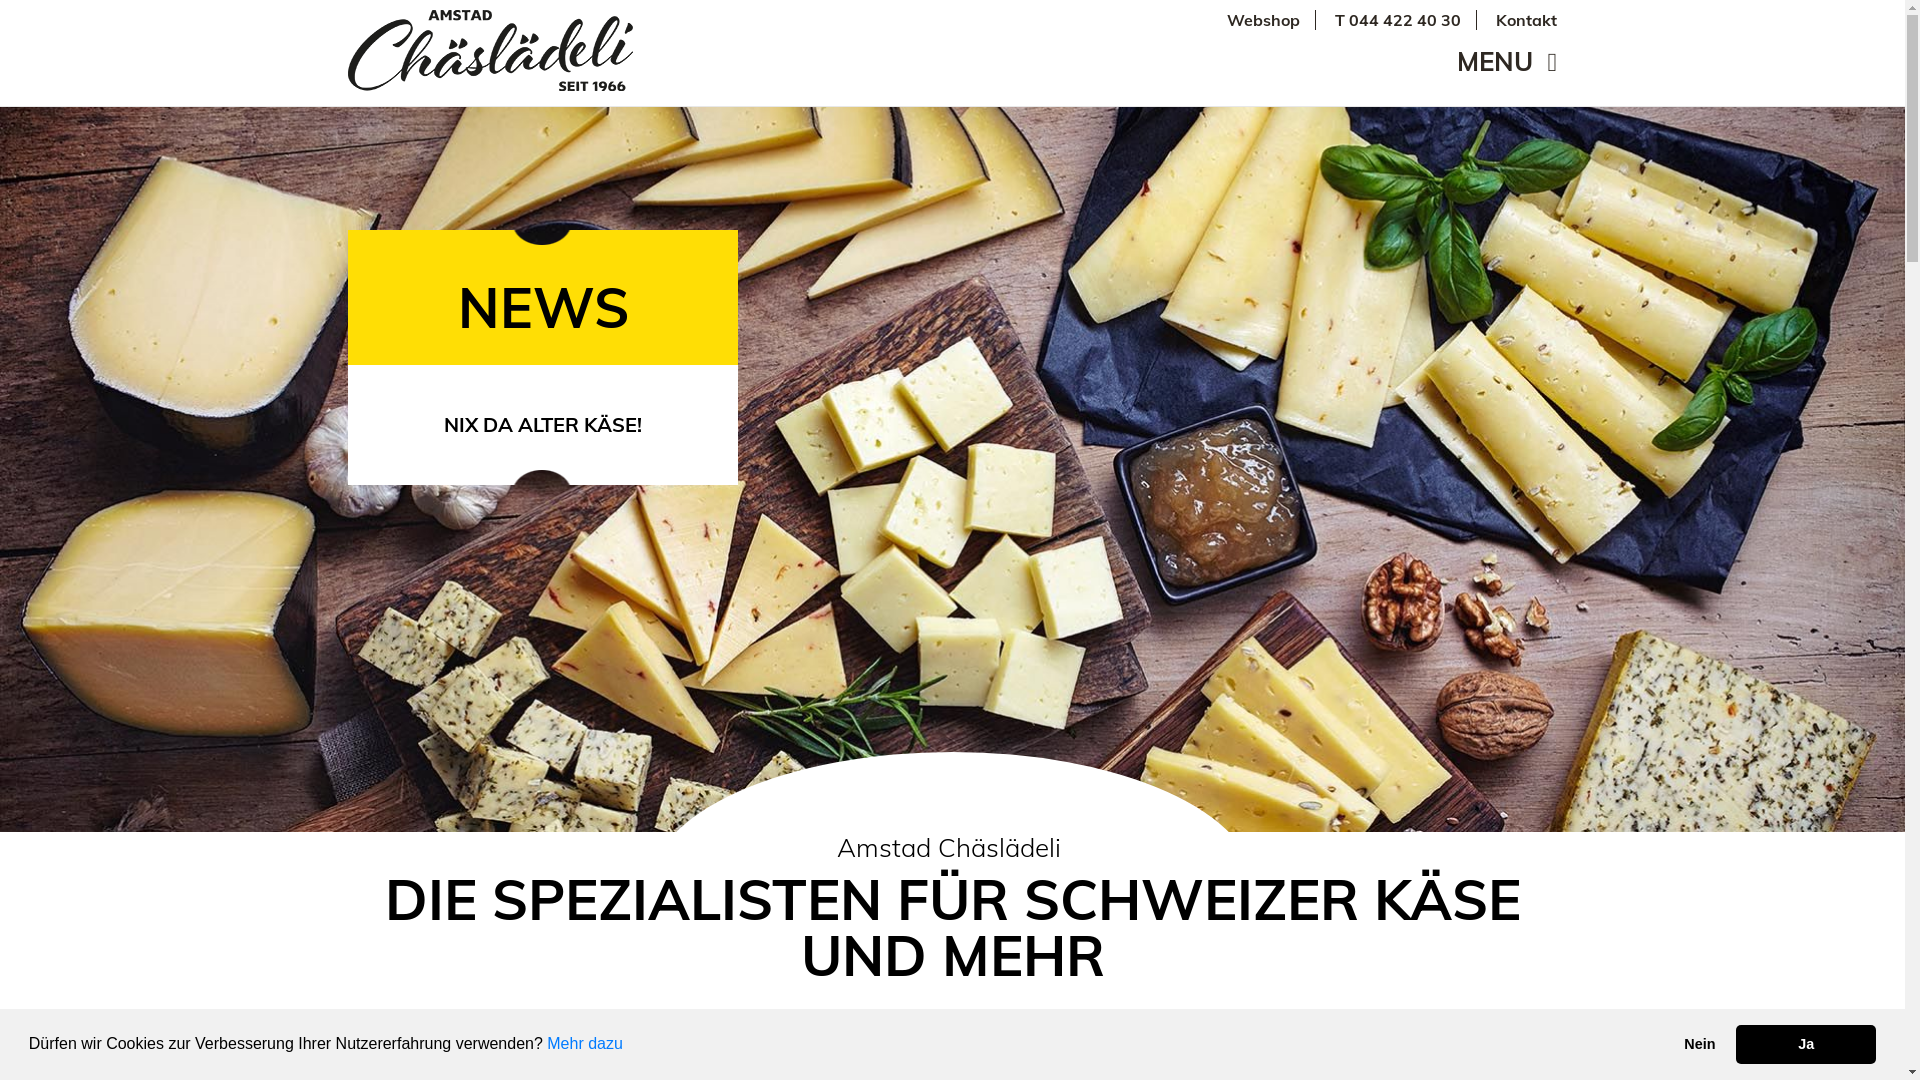  Describe the element at coordinates (1670, 1043) in the screenshot. I see `'Nein'` at that location.